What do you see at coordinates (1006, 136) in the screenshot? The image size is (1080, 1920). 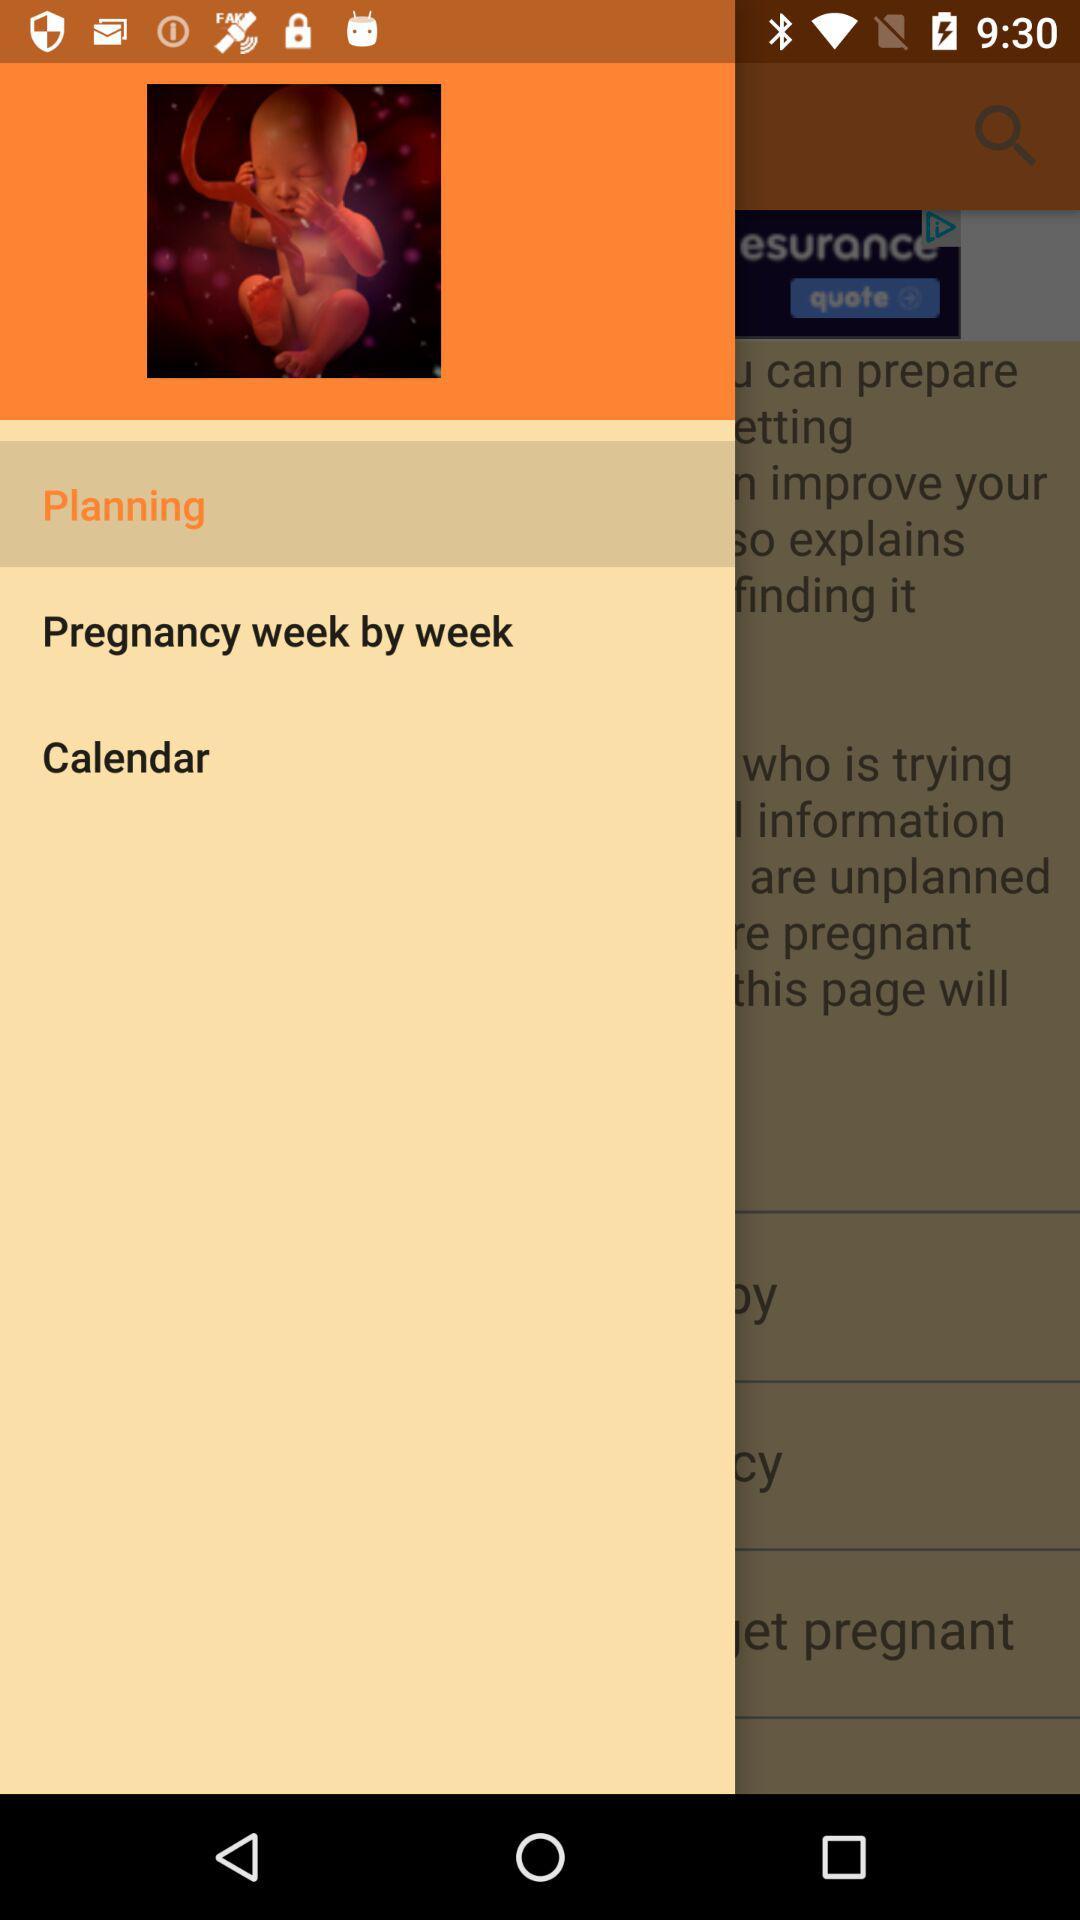 I see `the search button` at bounding box center [1006, 136].